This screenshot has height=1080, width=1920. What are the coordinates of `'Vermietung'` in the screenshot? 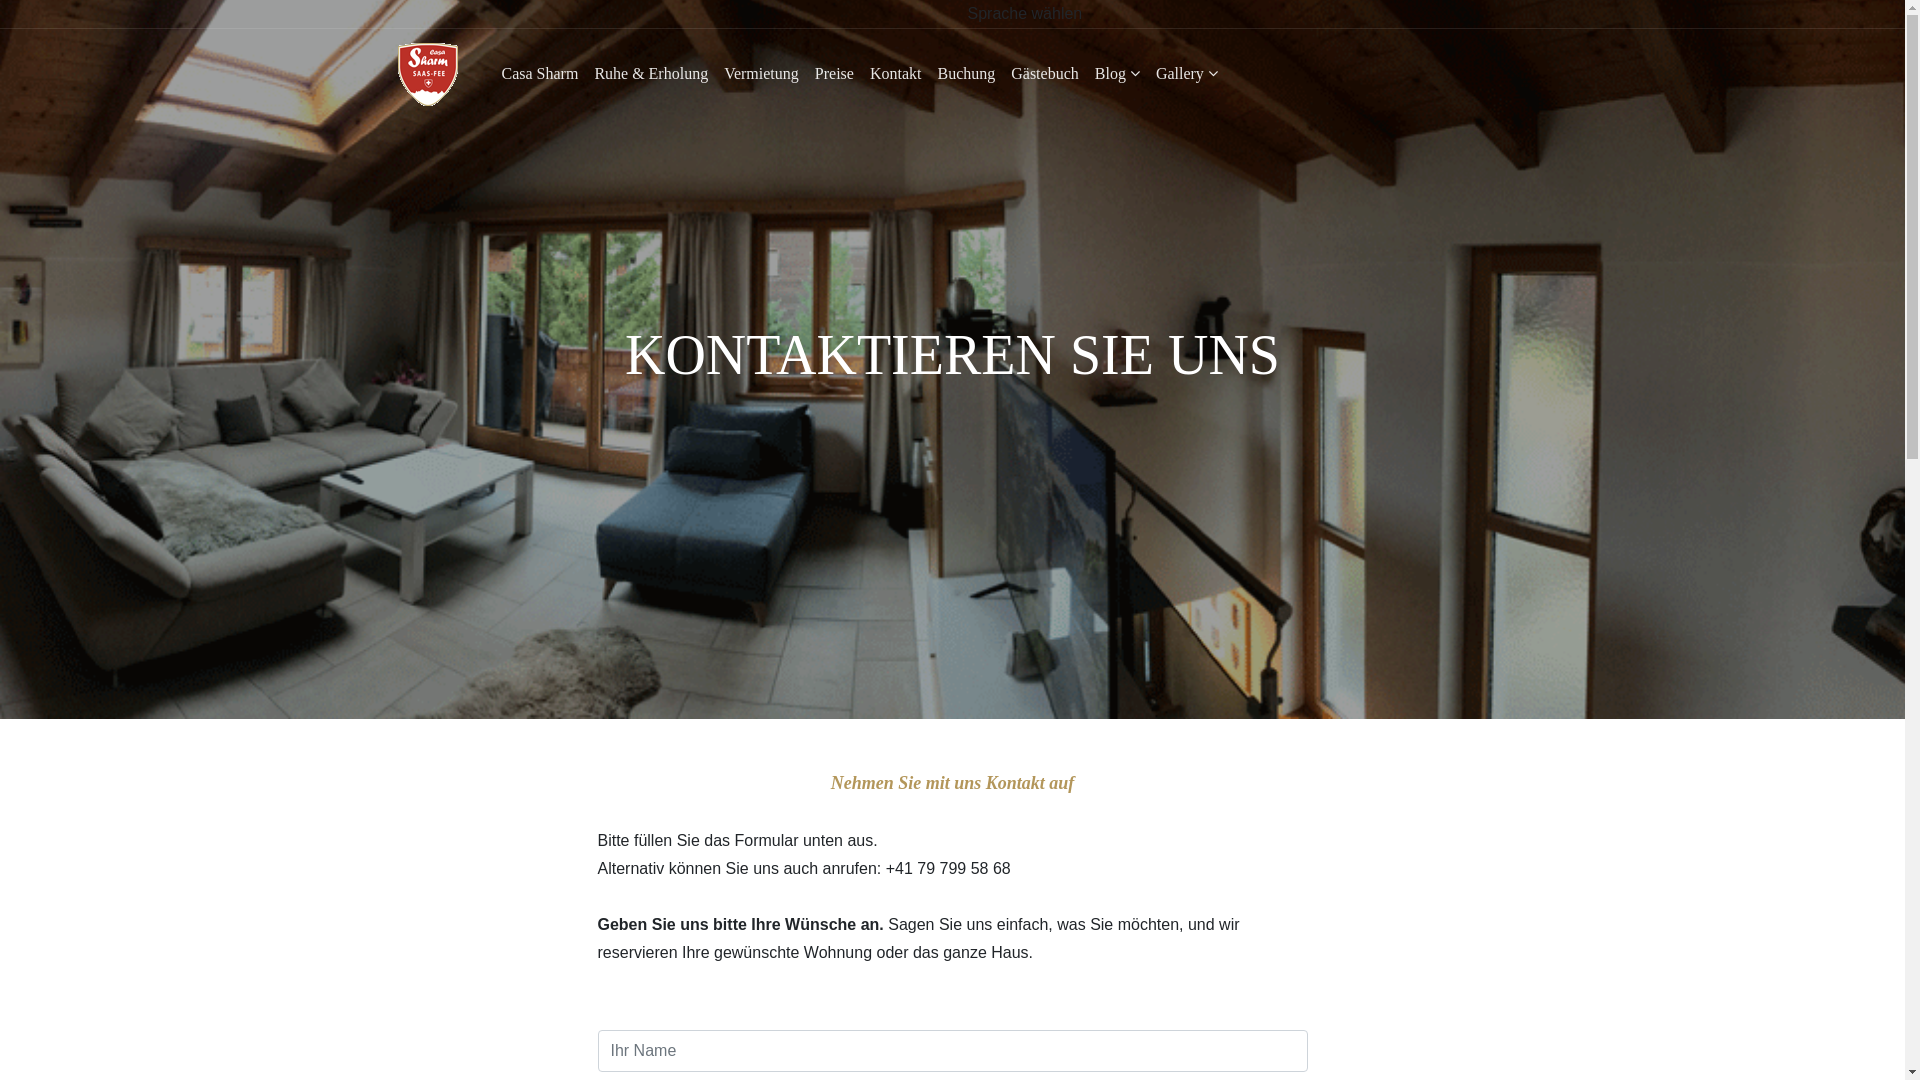 It's located at (715, 72).